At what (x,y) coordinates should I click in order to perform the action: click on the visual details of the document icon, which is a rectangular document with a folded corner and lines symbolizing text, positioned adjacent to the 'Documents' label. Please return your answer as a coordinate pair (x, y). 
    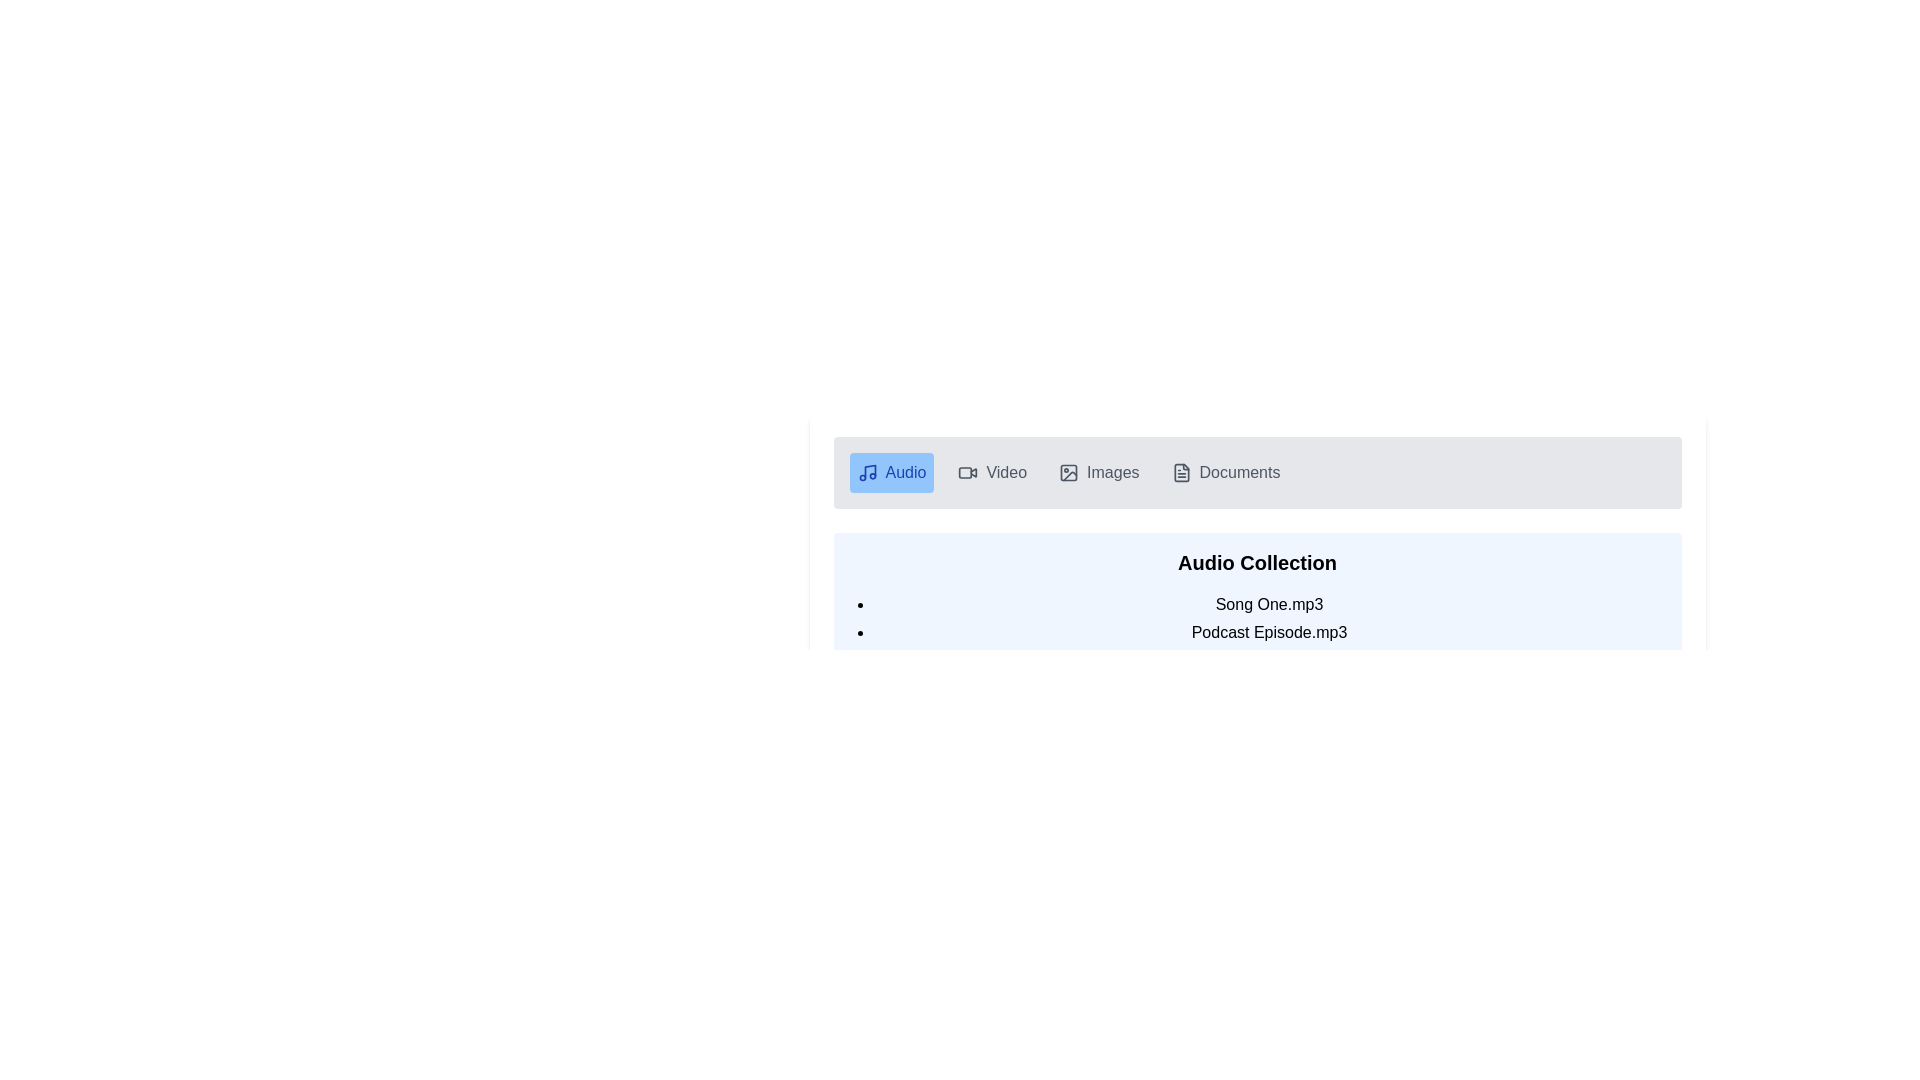
    Looking at the image, I should click on (1181, 473).